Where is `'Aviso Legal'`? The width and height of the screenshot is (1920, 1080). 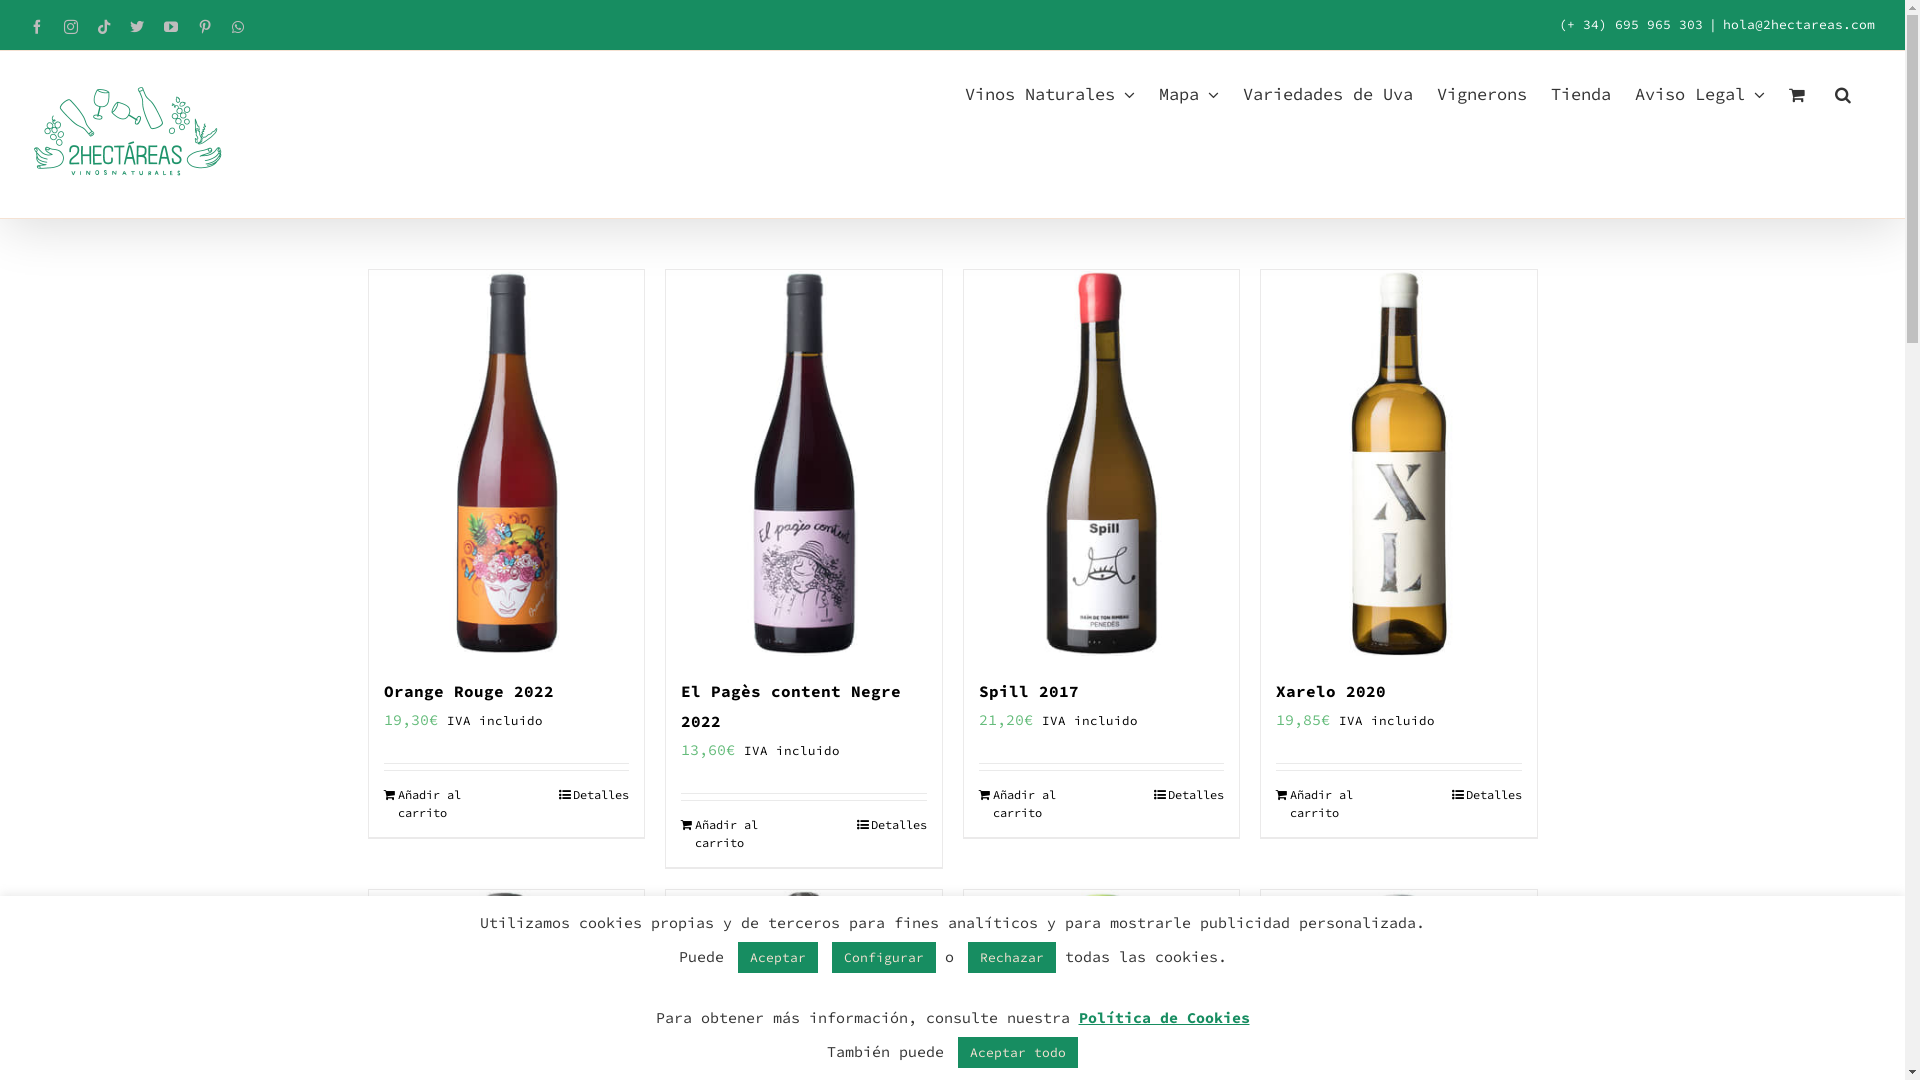 'Aviso Legal' is located at coordinates (1635, 92).